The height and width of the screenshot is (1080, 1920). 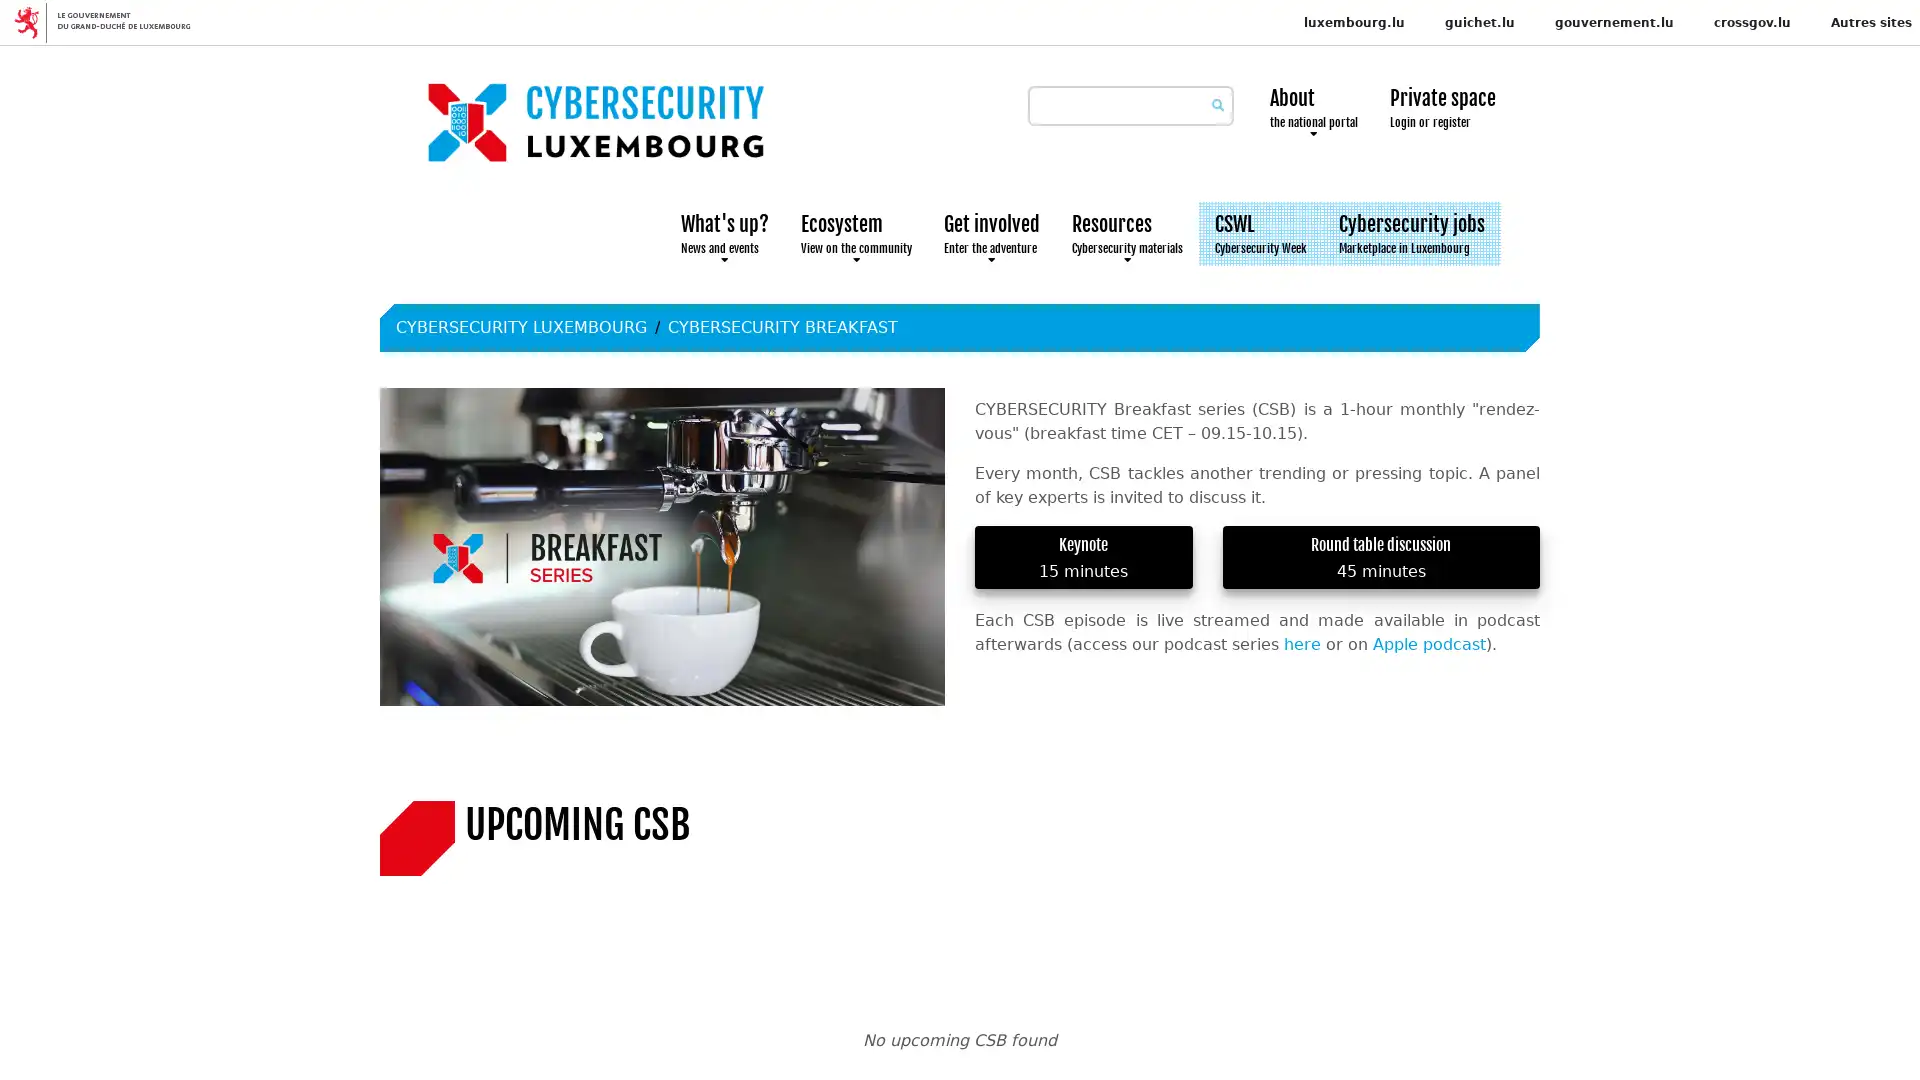 What do you see at coordinates (521, 326) in the screenshot?
I see `CYBERSECURITY LUXEMBOURG` at bounding box center [521, 326].